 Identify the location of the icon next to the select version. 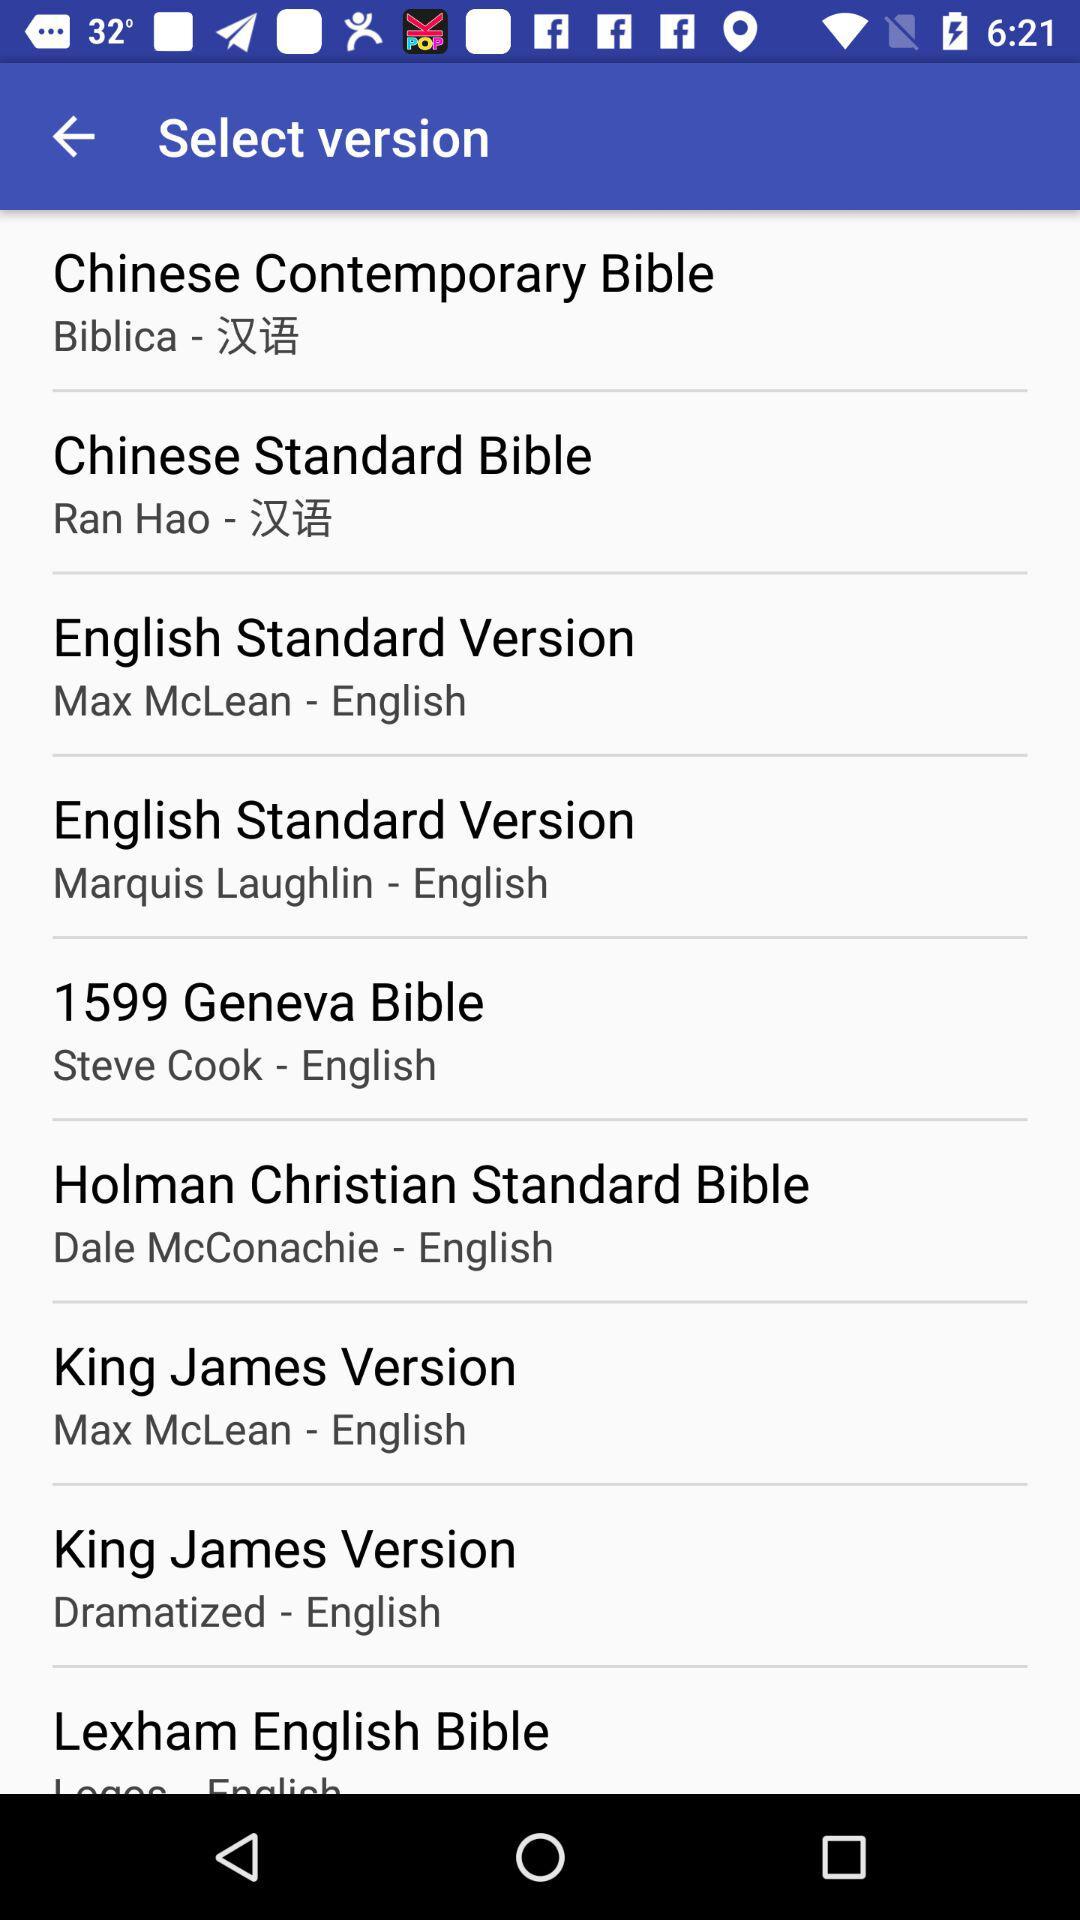
(72, 135).